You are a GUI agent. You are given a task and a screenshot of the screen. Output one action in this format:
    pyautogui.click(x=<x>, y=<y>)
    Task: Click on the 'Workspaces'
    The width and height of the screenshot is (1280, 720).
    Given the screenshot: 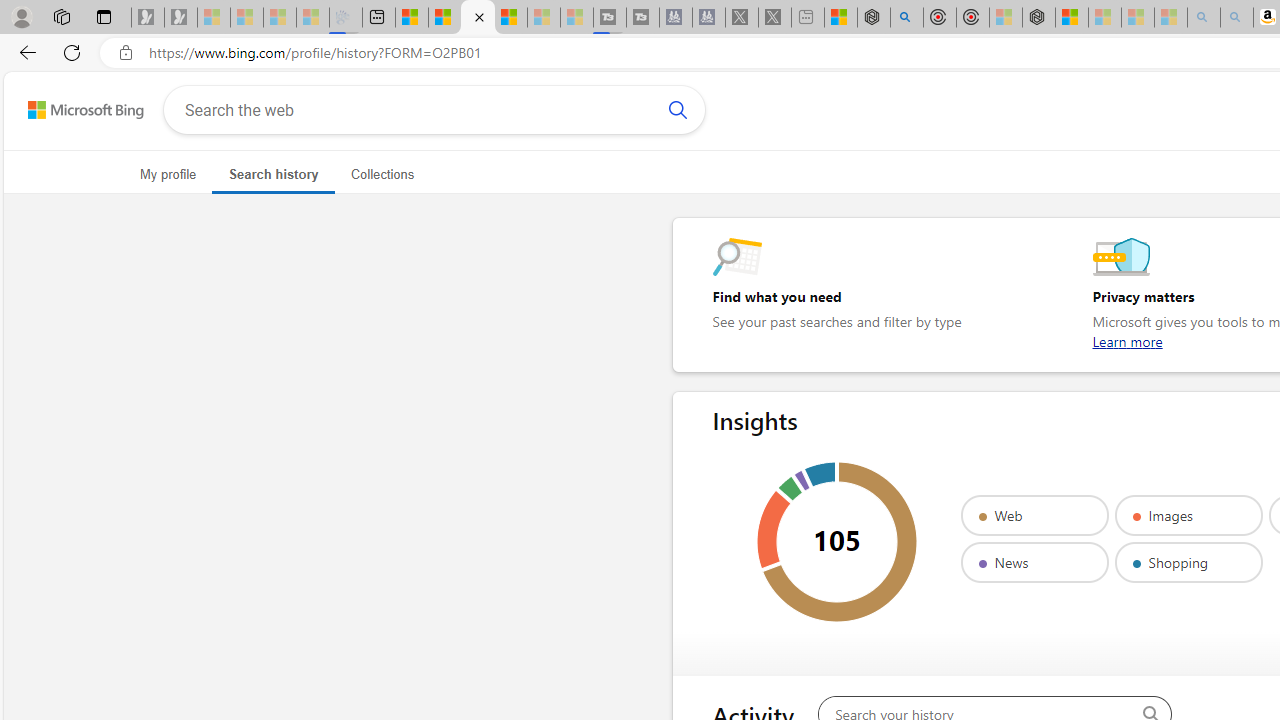 What is the action you would take?
    pyautogui.click(x=61, y=16)
    